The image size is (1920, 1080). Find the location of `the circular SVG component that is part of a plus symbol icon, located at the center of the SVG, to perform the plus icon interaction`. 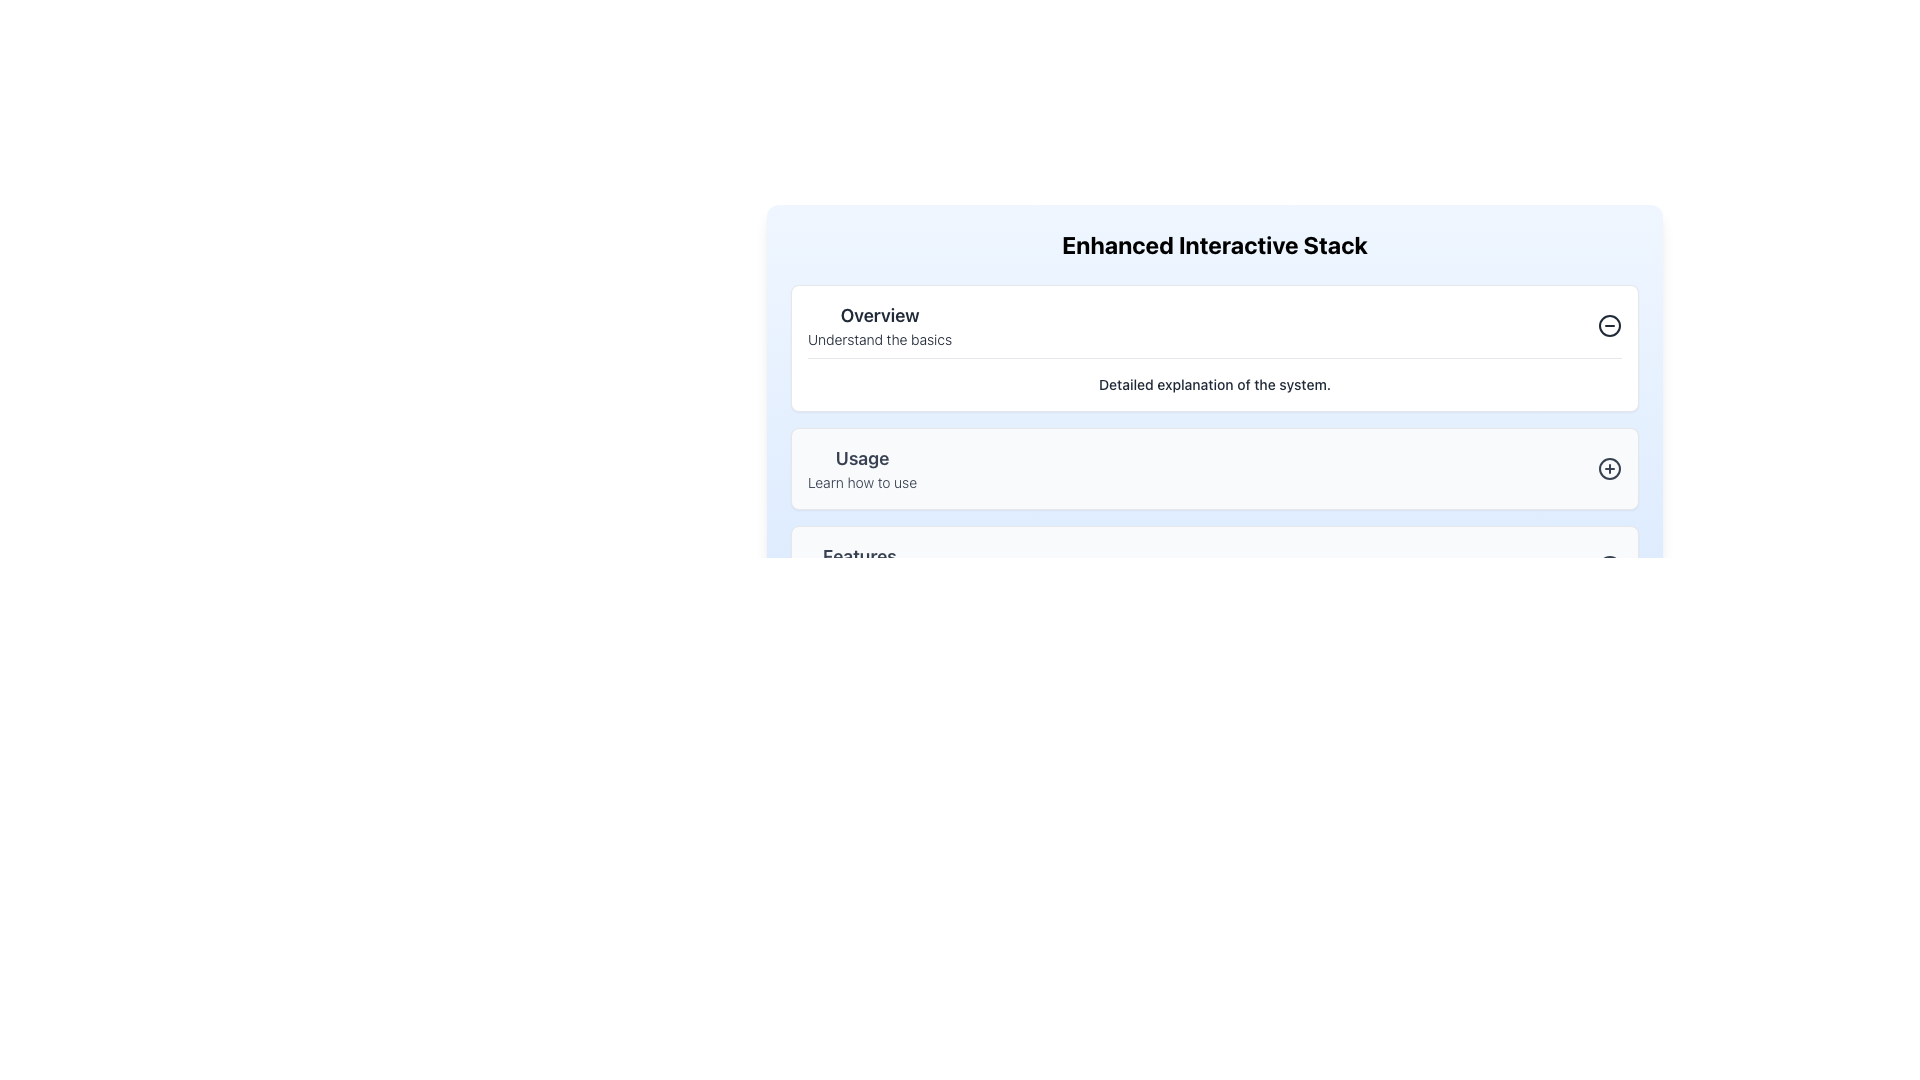

the circular SVG component that is part of a plus symbol icon, located at the center of the SVG, to perform the plus icon interaction is located at coordinates (1609, 469).